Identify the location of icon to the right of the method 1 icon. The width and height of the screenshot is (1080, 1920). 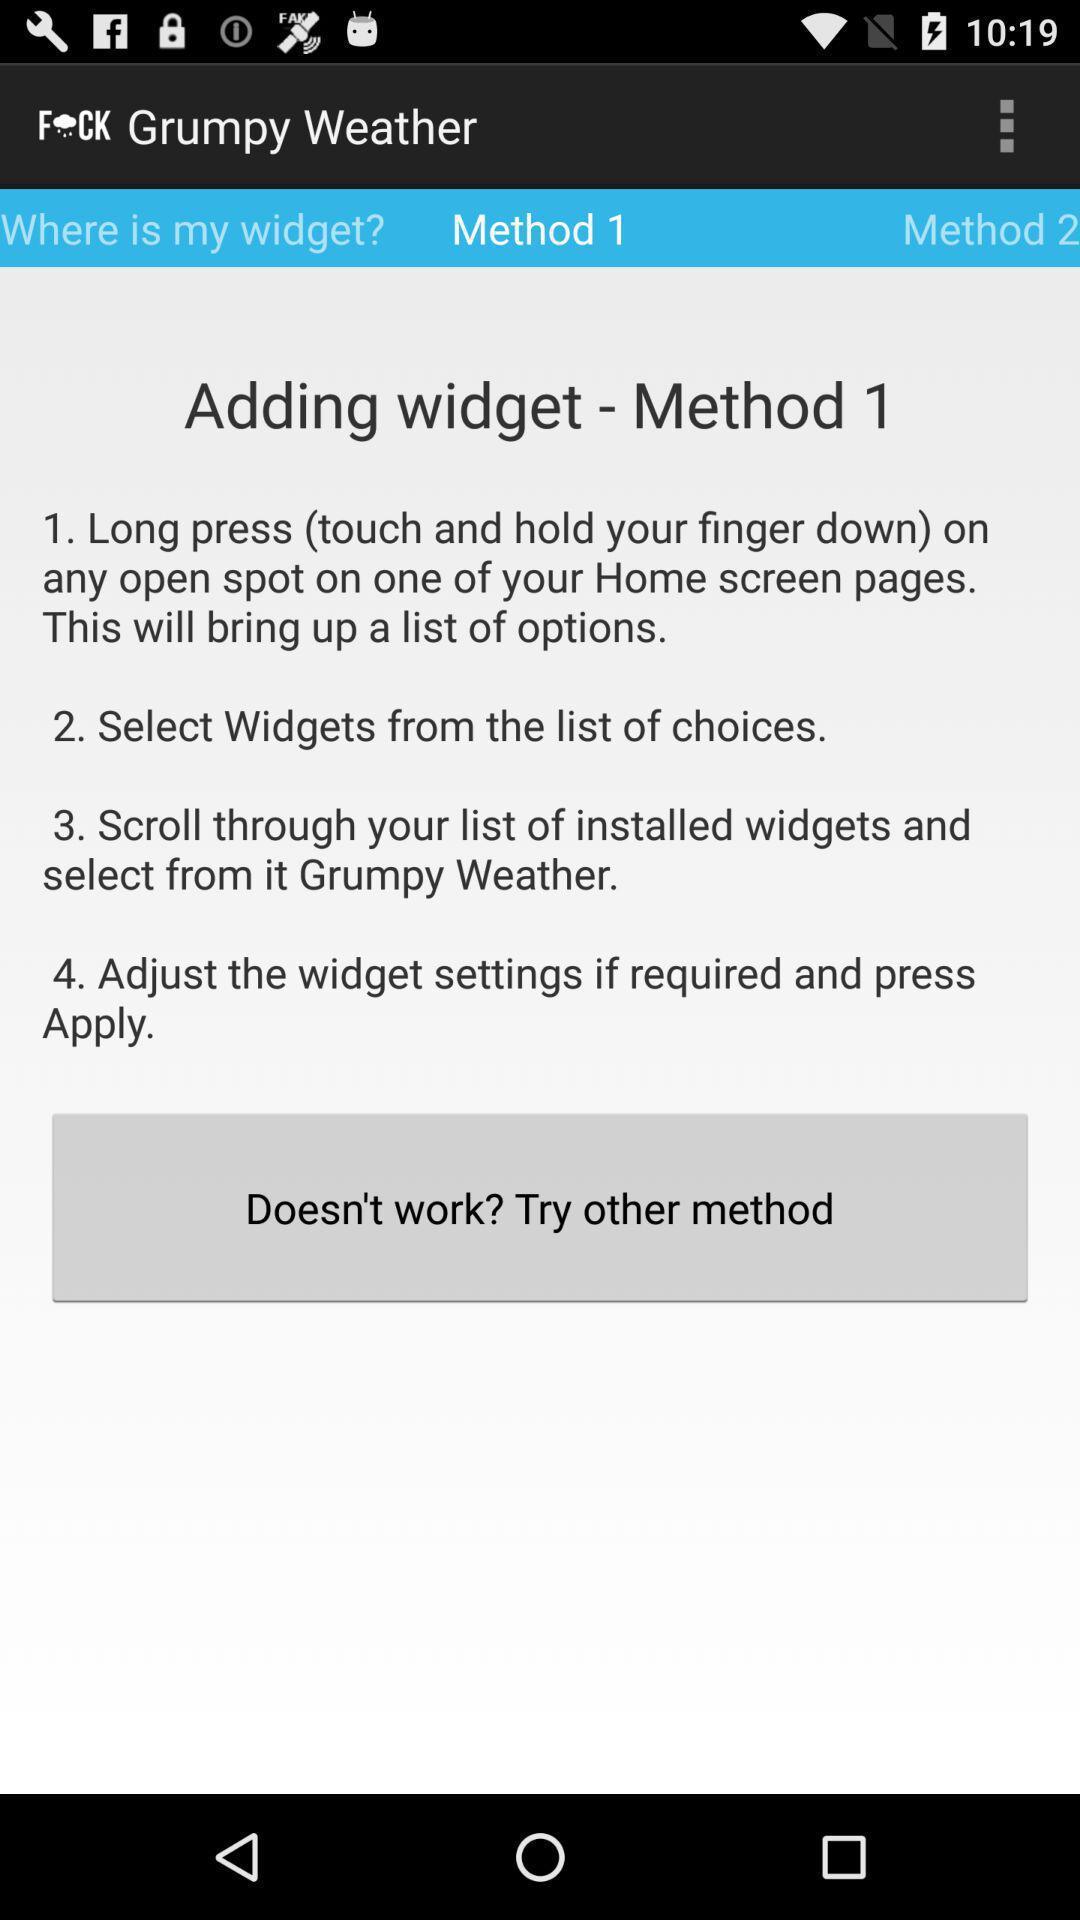
(1006, 124).